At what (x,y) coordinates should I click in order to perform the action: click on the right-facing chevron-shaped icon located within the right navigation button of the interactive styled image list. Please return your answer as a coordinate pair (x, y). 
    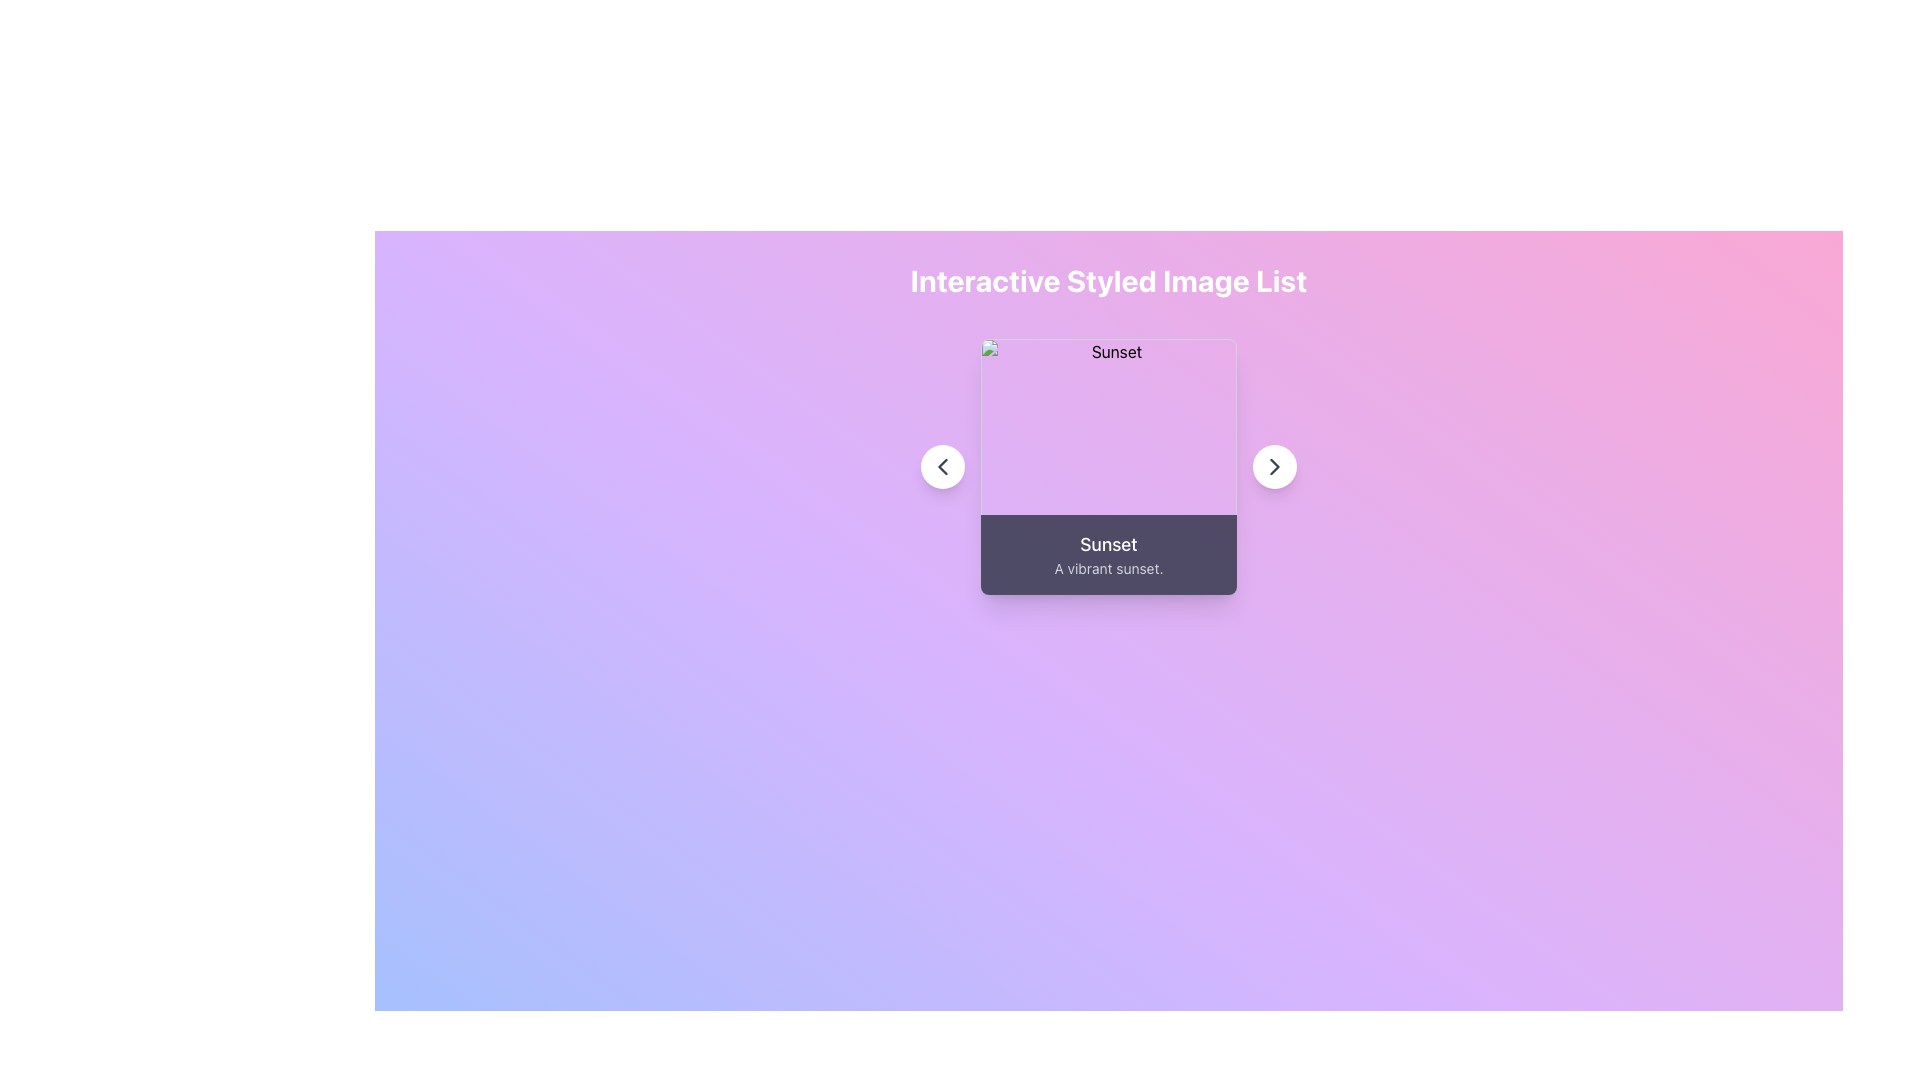
    Looking at the image, I should click on (1274, 466).